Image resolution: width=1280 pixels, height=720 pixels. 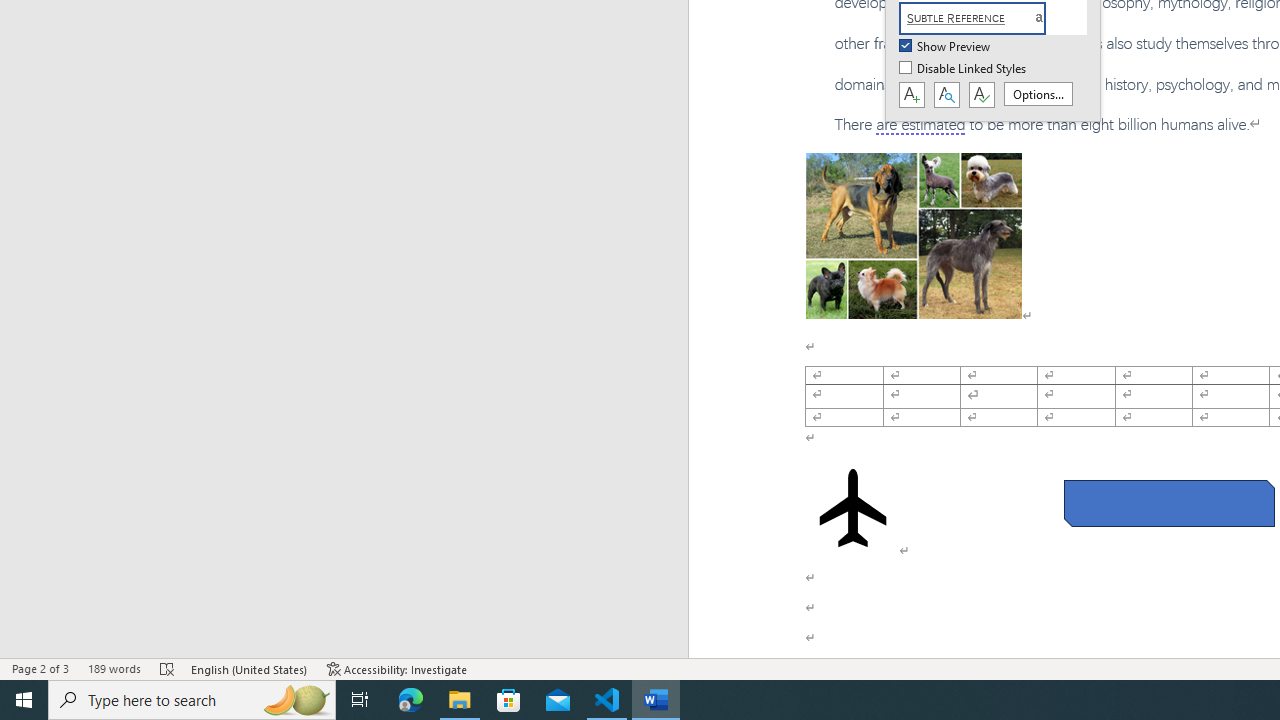 What do you see at coordinates (40, 669) in the screenshot?
I see `'Page Number Page 2 of 3'` at bounding box center [40, 669].